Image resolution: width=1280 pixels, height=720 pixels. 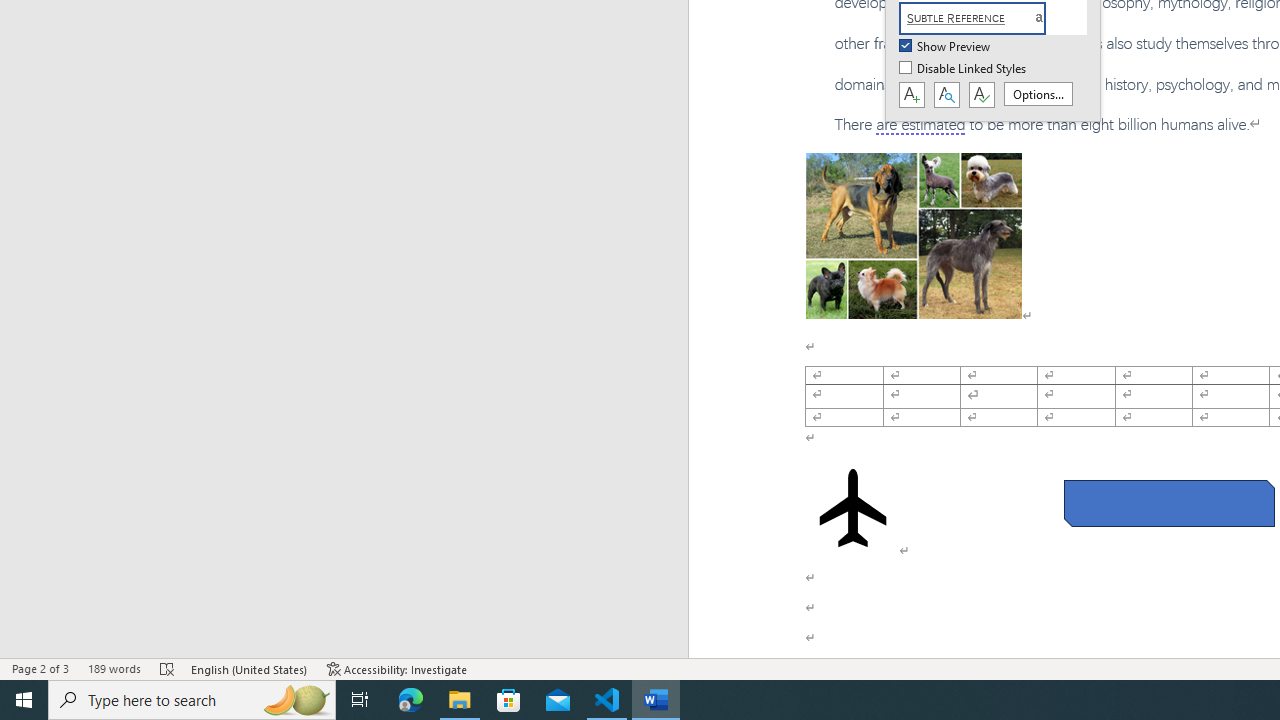 What do you see at coordinates (40, 669) in the screenshot?
I see `'Page Number Page 2 of 3'` at bounding box center [40, 669].